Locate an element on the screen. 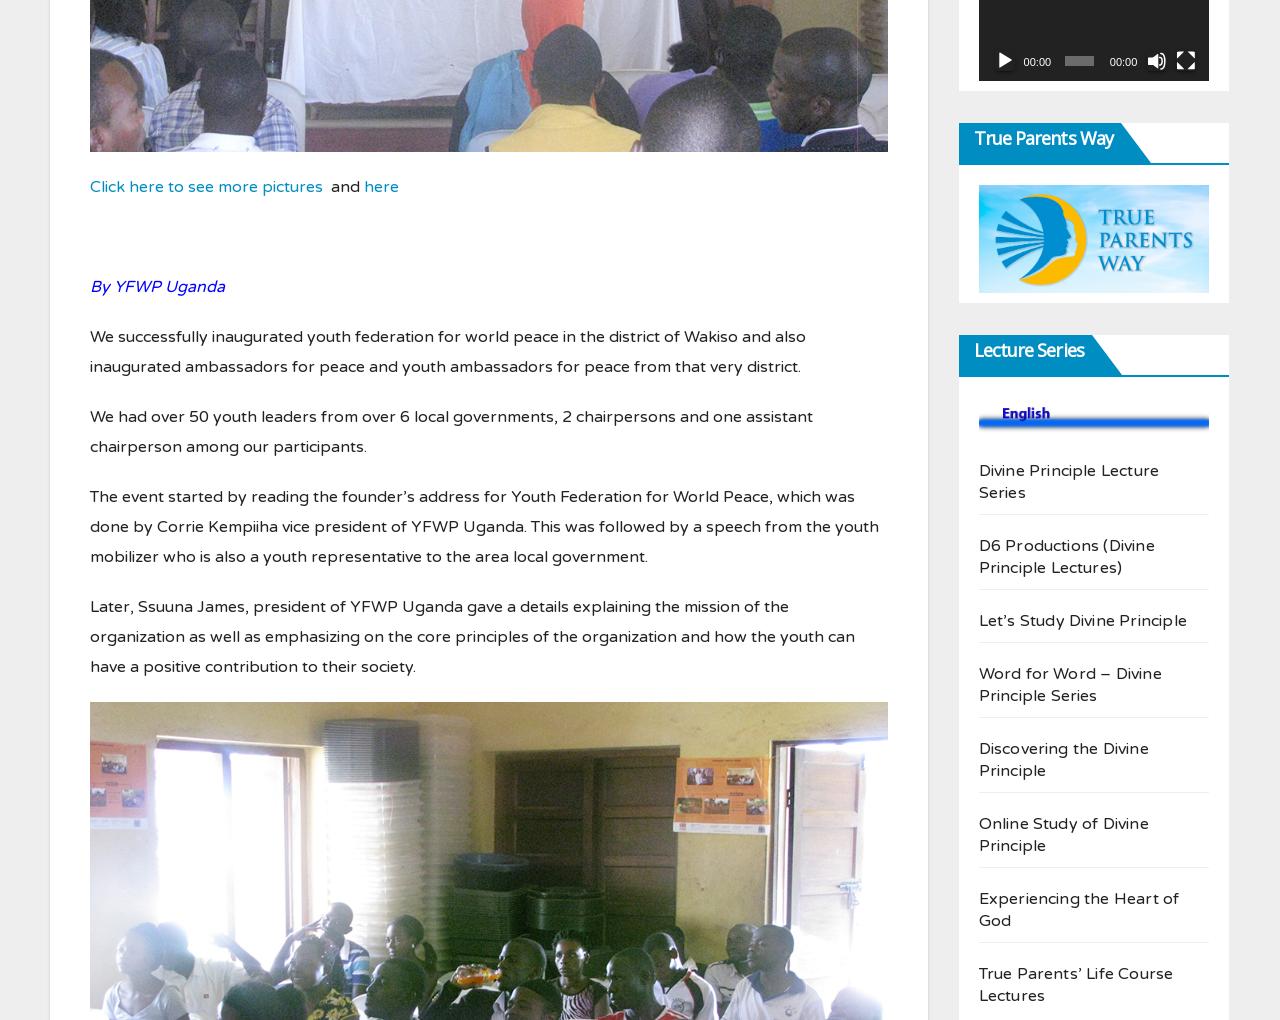  'The event started by reading the founder’s address for Youth Federation for World Peace, which was done by Corrie Kempiiha vice president of YFWP Uganda. This was followed by a speech from the youth mobilizer who is also a youth representative to the area local government.' is located at coordinates (484, 525).